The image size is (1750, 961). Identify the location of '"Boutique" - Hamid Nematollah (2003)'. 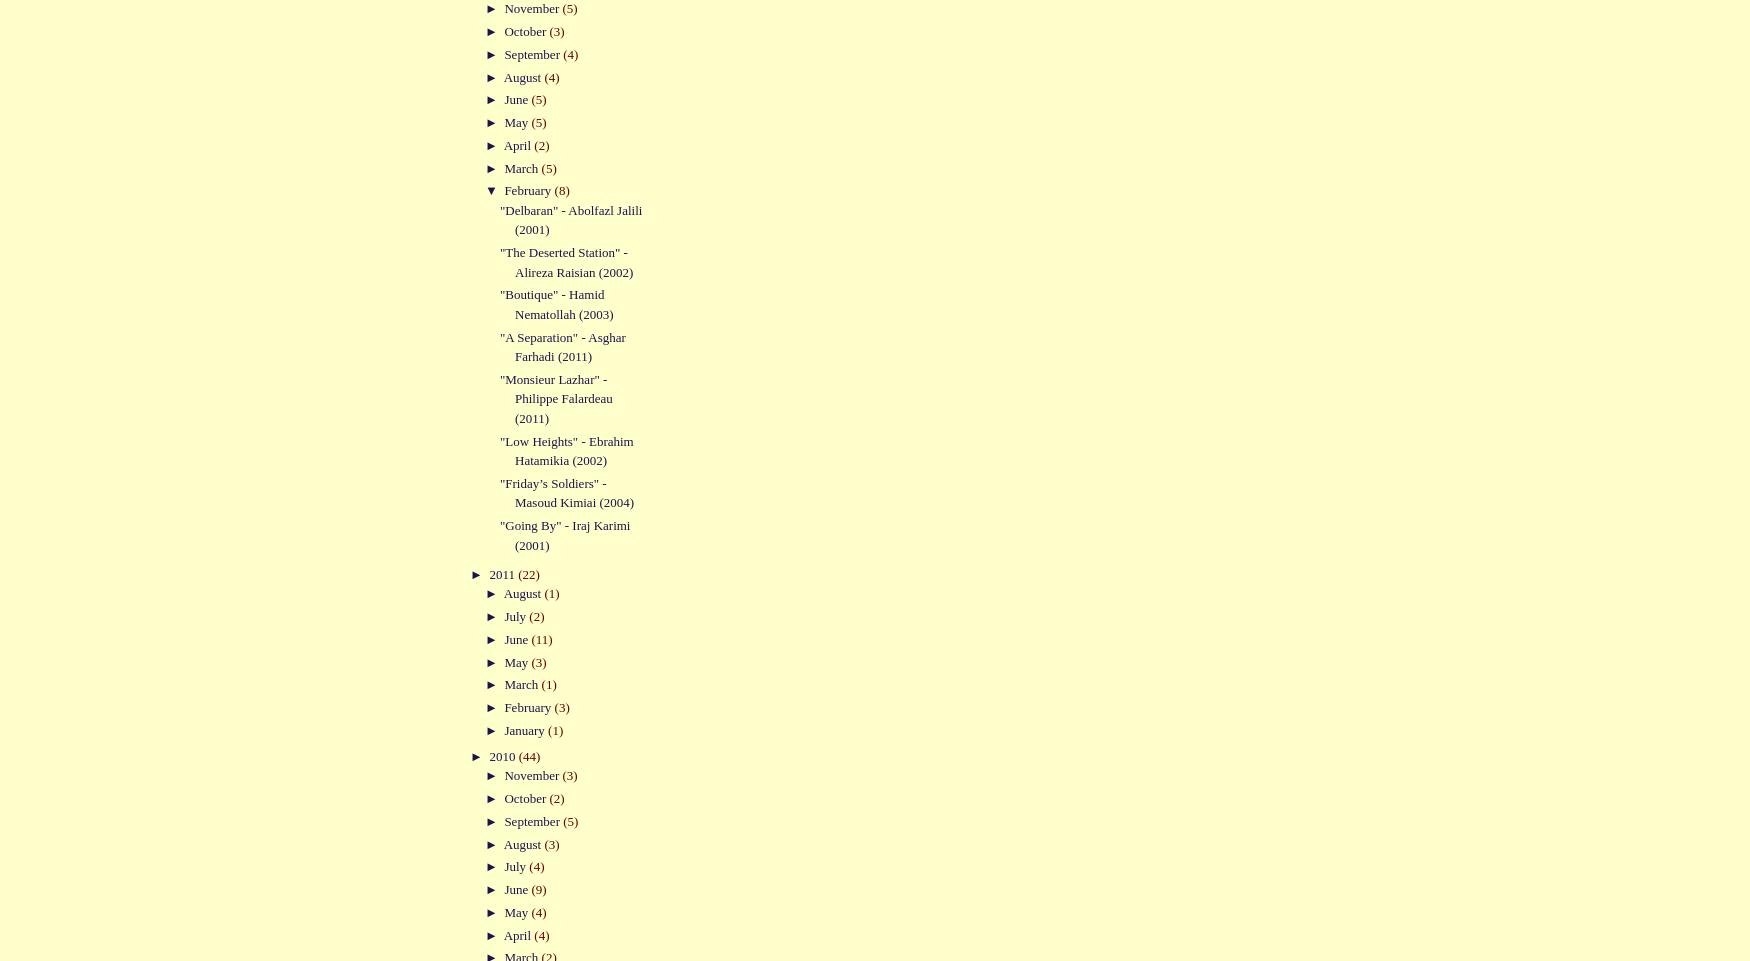
(555, 303).